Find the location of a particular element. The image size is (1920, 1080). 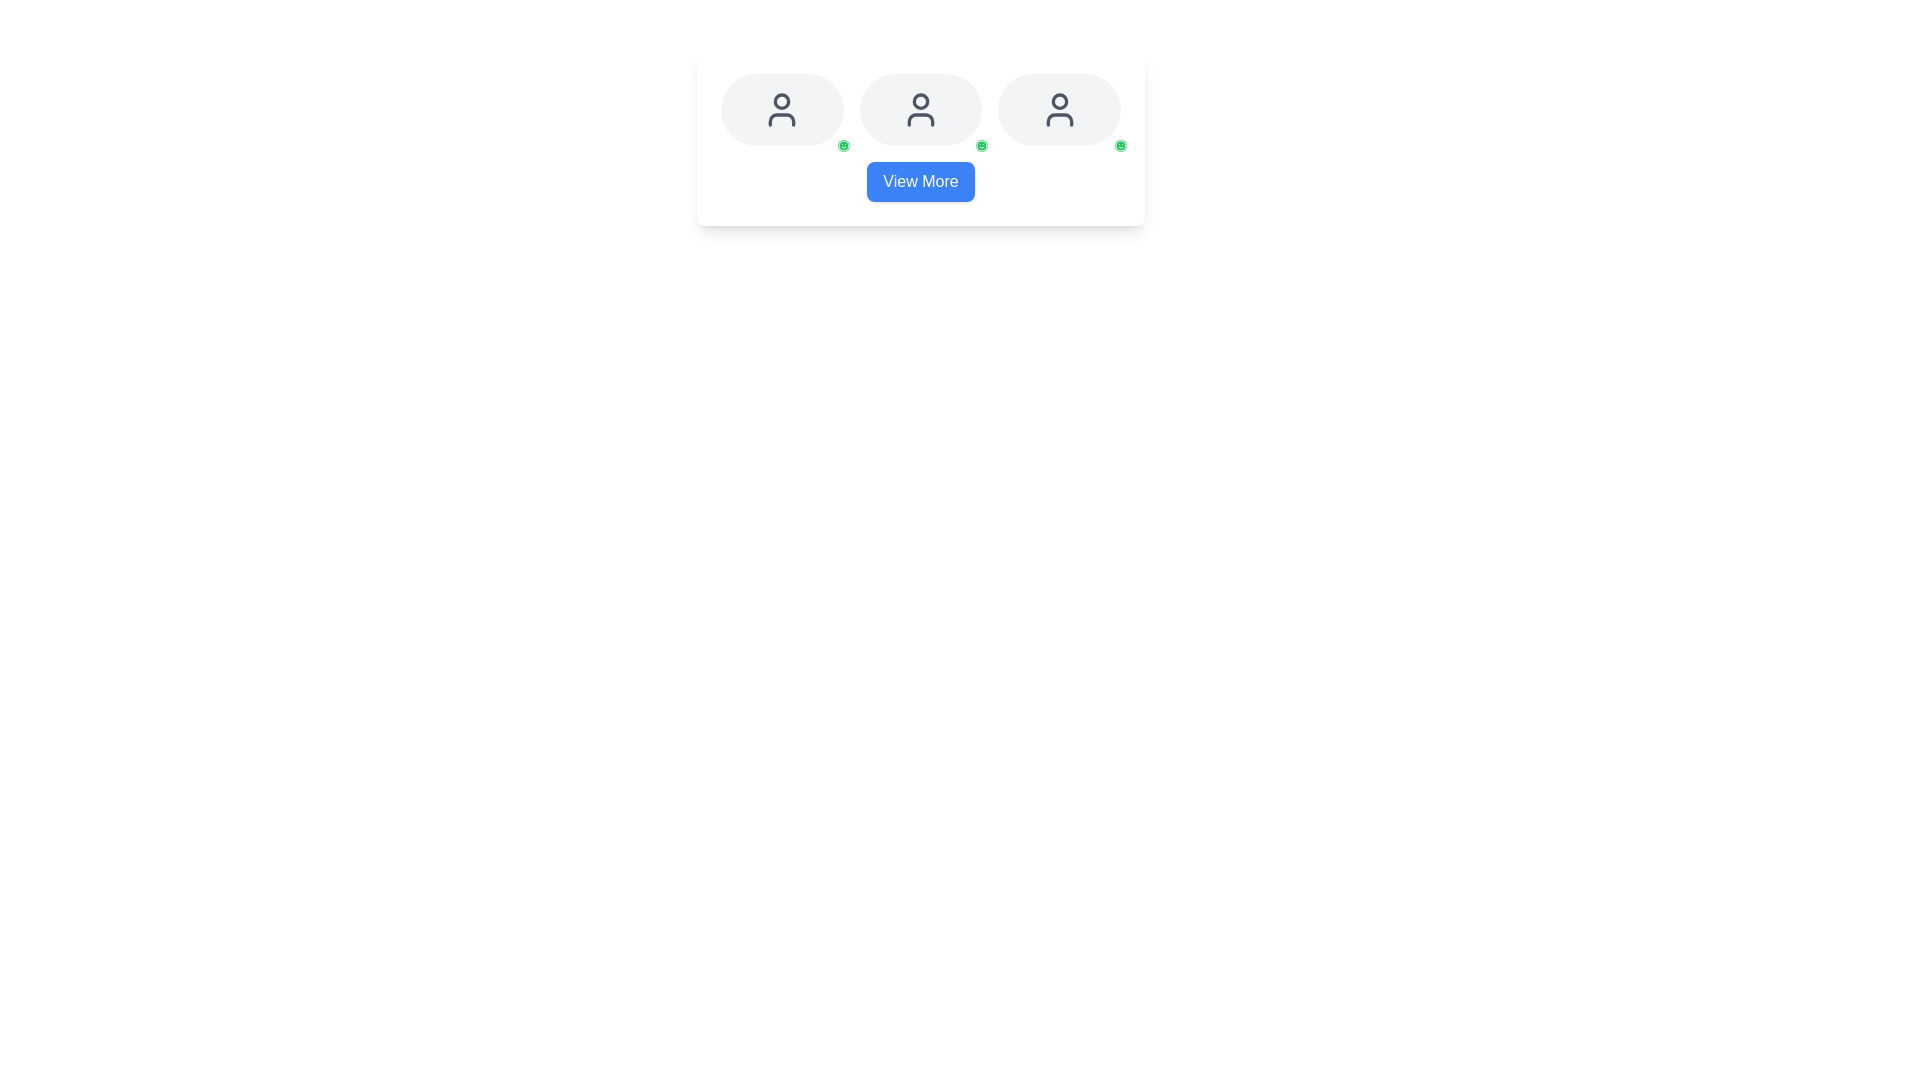

the circular shape element that forms the outer boundary of the smiley face icon is located at coordinates (1120, 145).